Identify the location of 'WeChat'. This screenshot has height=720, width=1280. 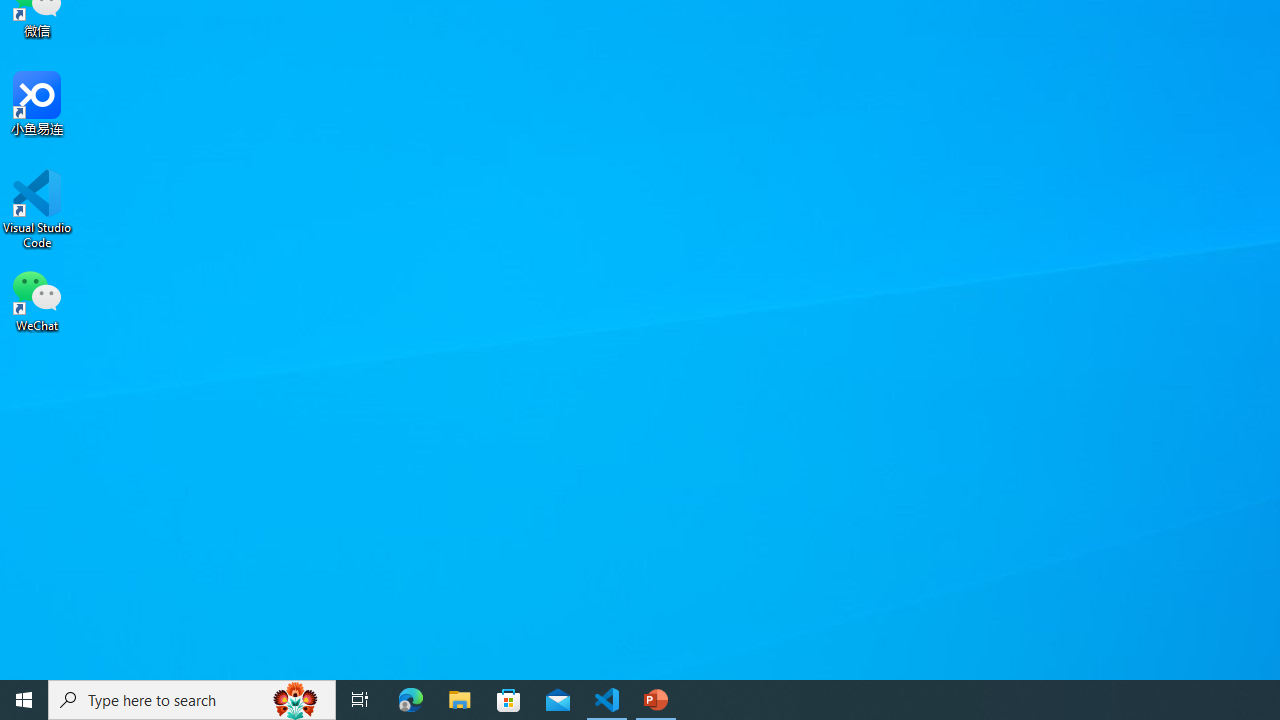
(37, 299).